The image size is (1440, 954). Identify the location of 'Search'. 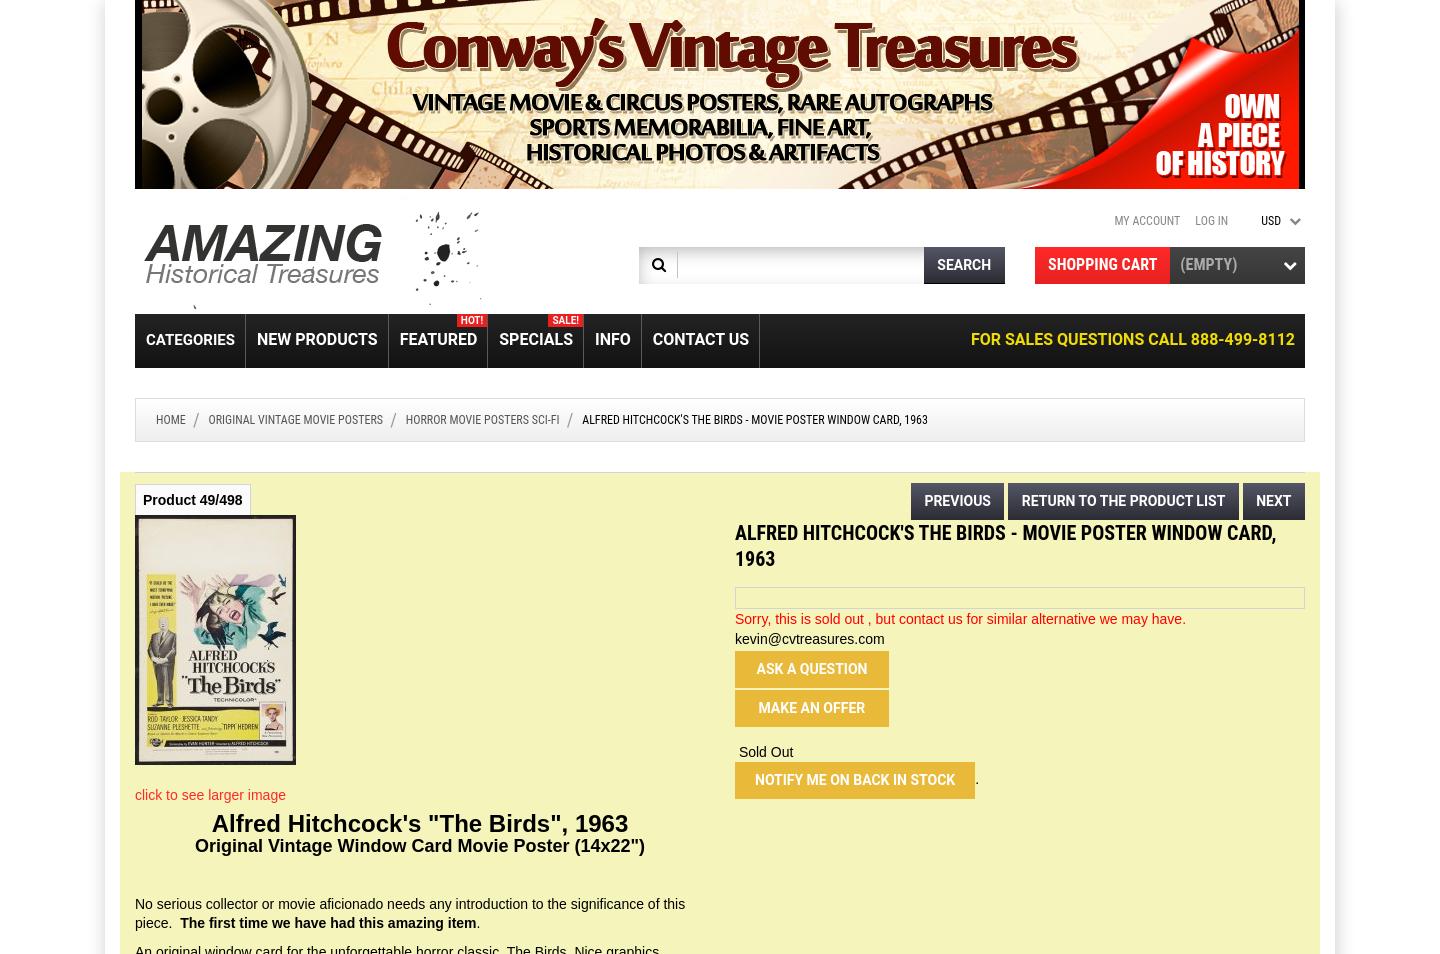
(962, 265).